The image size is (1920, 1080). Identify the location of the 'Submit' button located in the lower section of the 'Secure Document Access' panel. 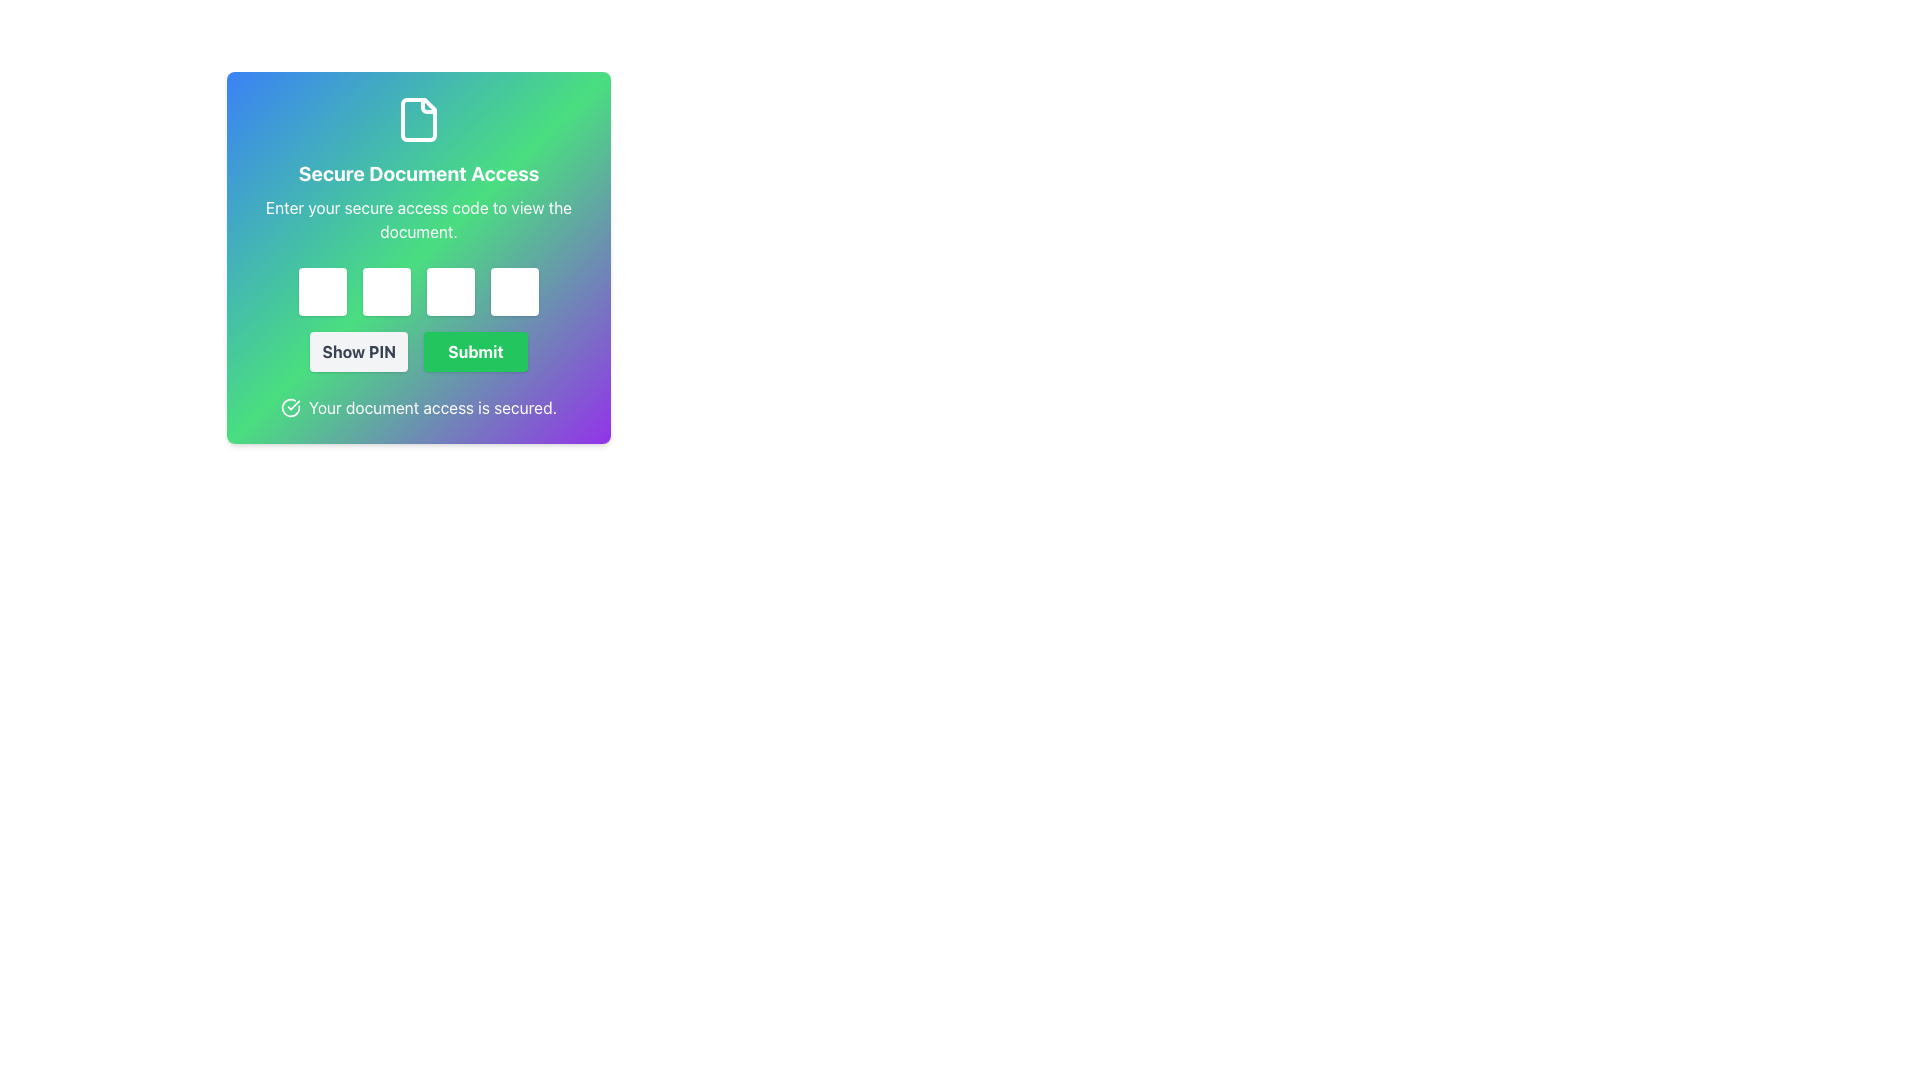
(474, 350).